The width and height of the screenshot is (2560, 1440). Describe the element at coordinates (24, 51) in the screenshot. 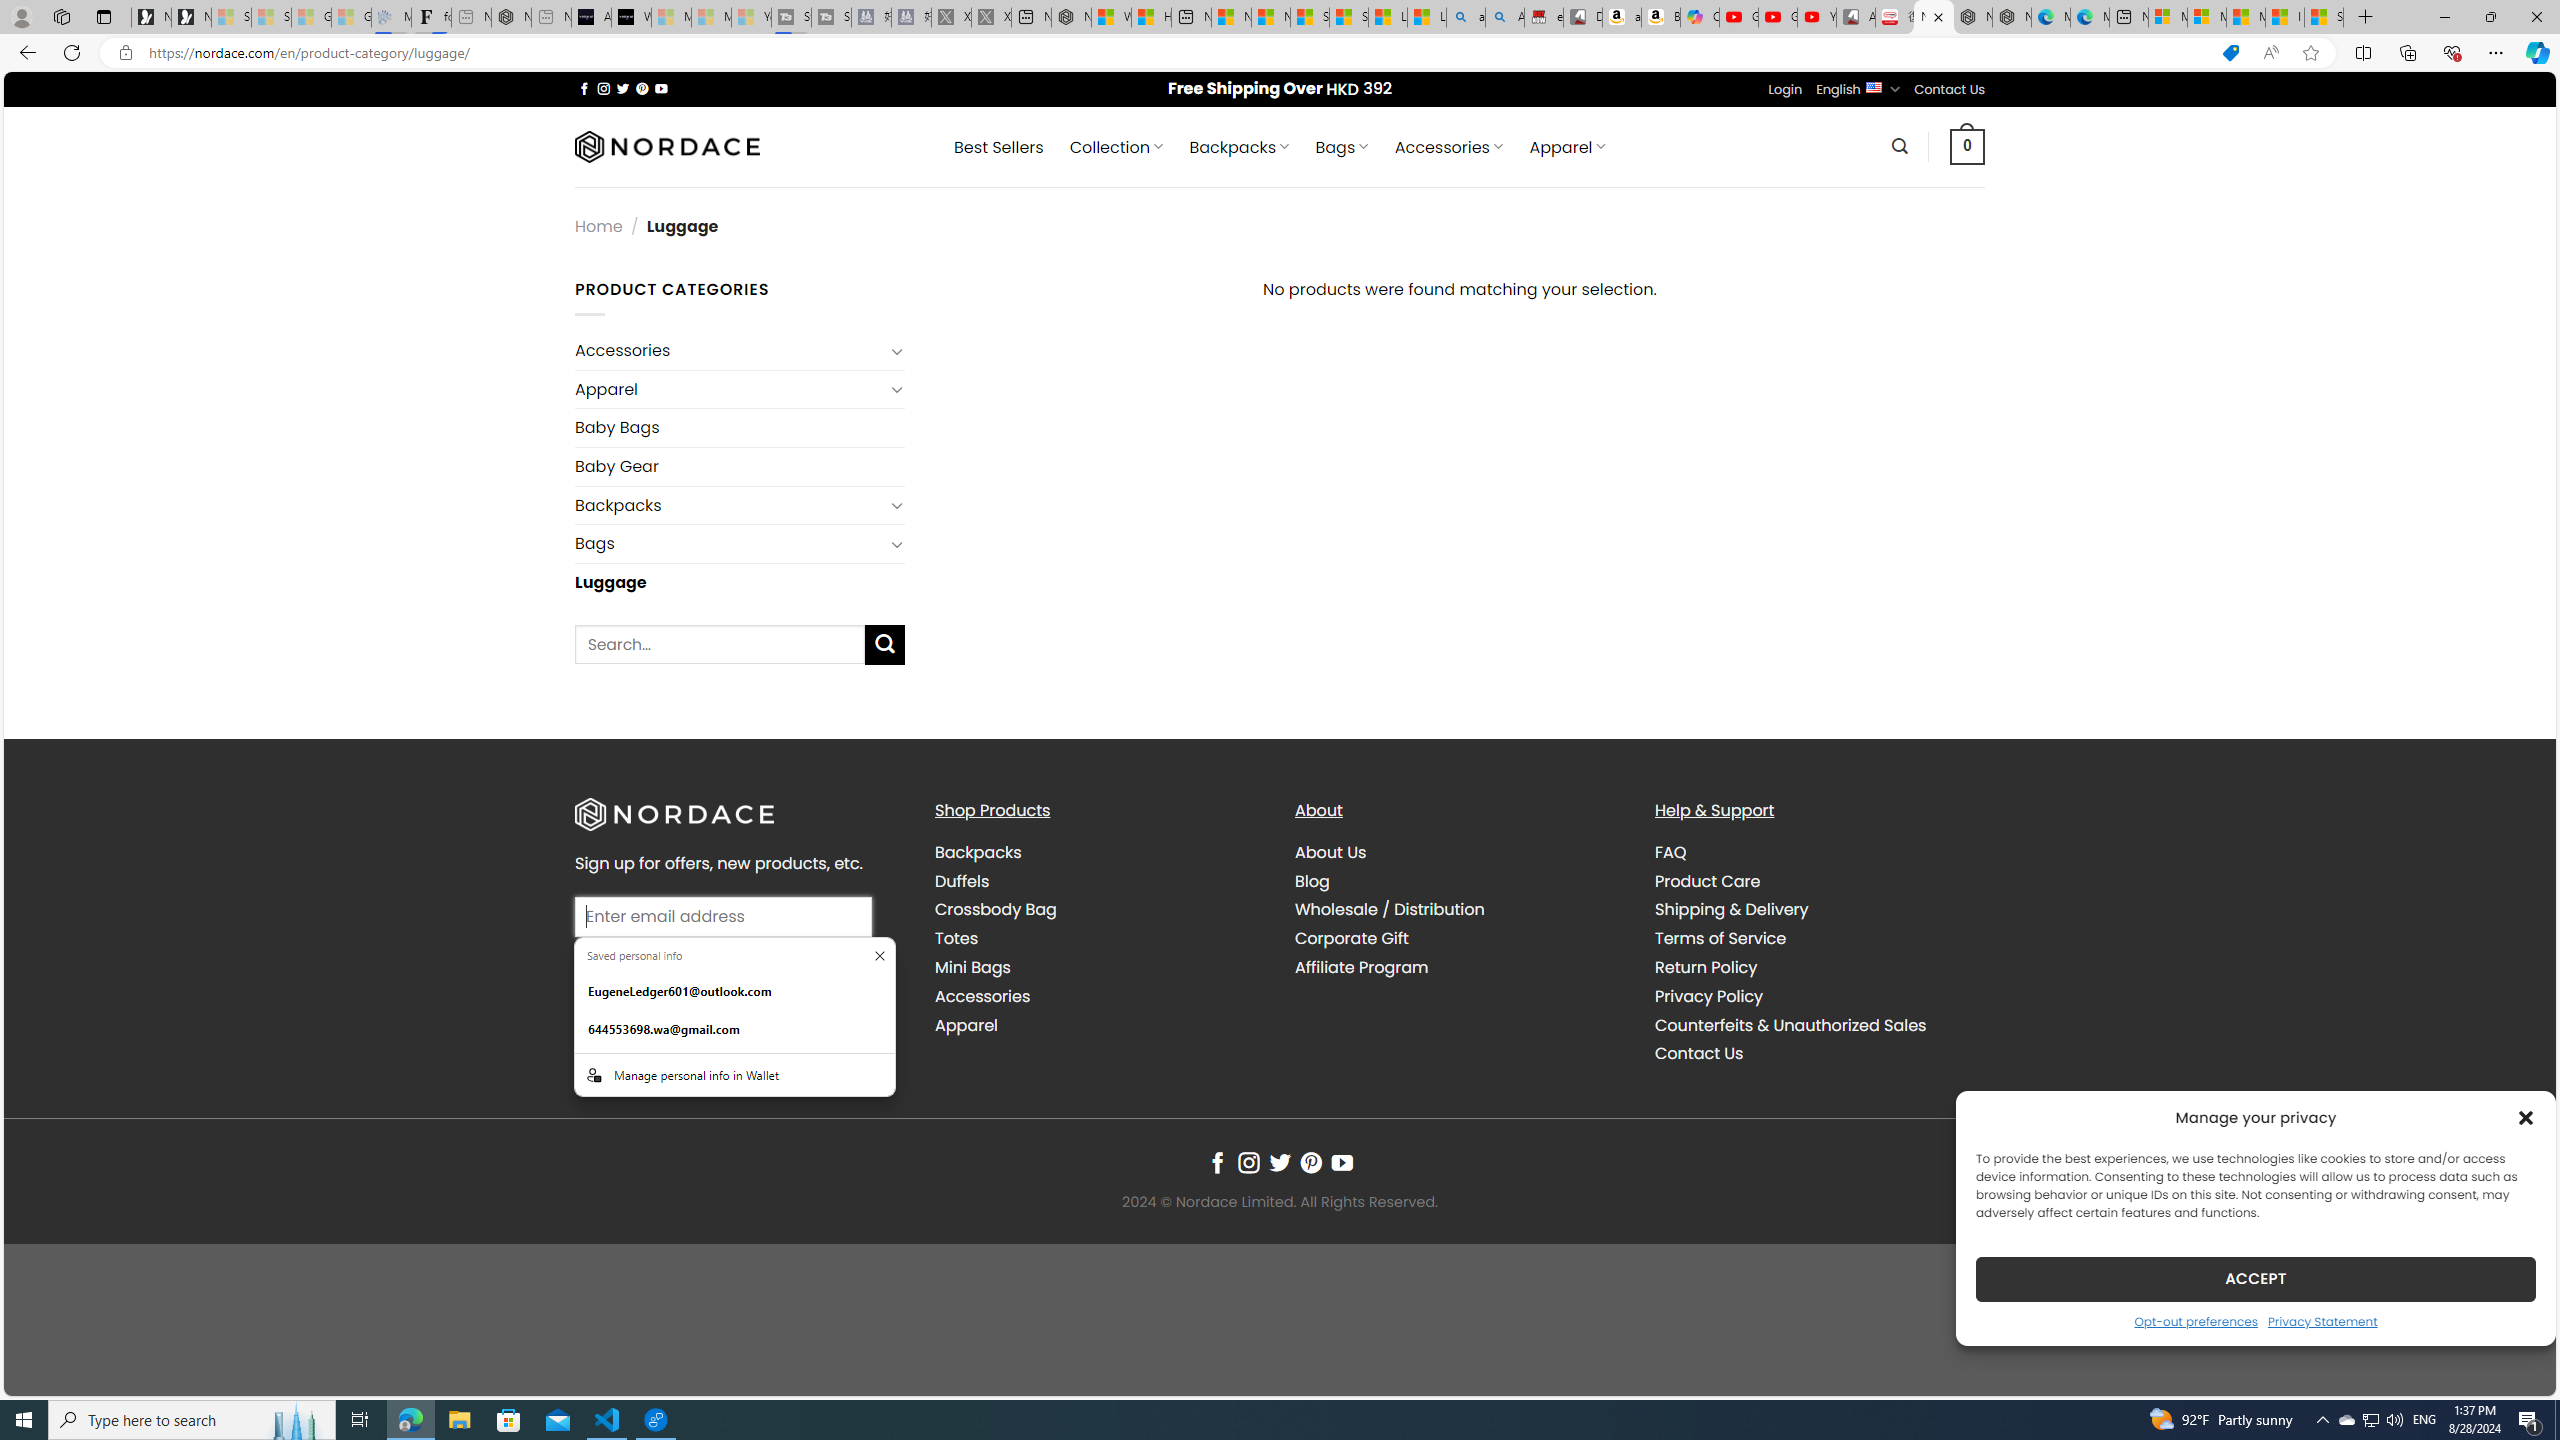

I see `'Back'` at that location.